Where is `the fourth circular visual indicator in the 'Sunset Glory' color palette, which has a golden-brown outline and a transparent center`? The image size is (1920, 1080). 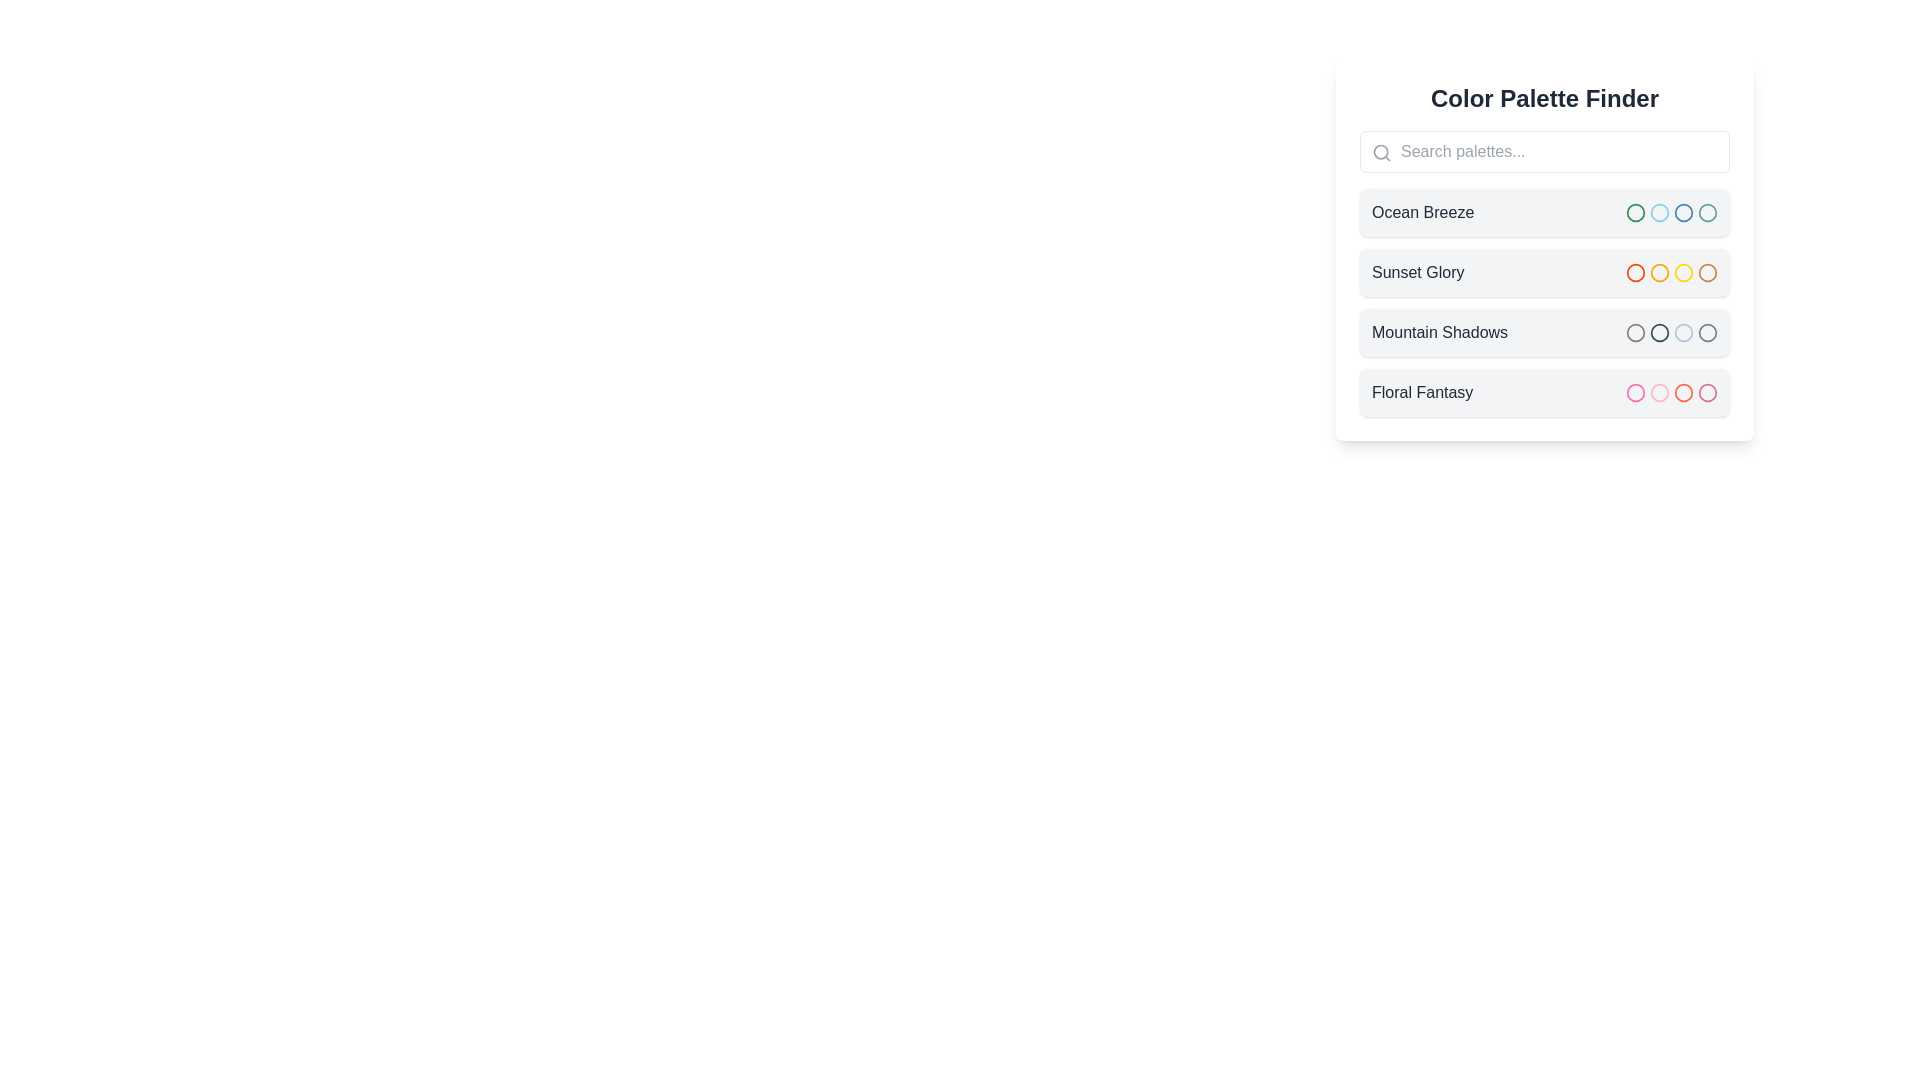
the fourth circular visual indicator in the 'Sunset Glory' color palette, which has a golden-brown outline and a transparent center is located at coordinates (1707, 273).